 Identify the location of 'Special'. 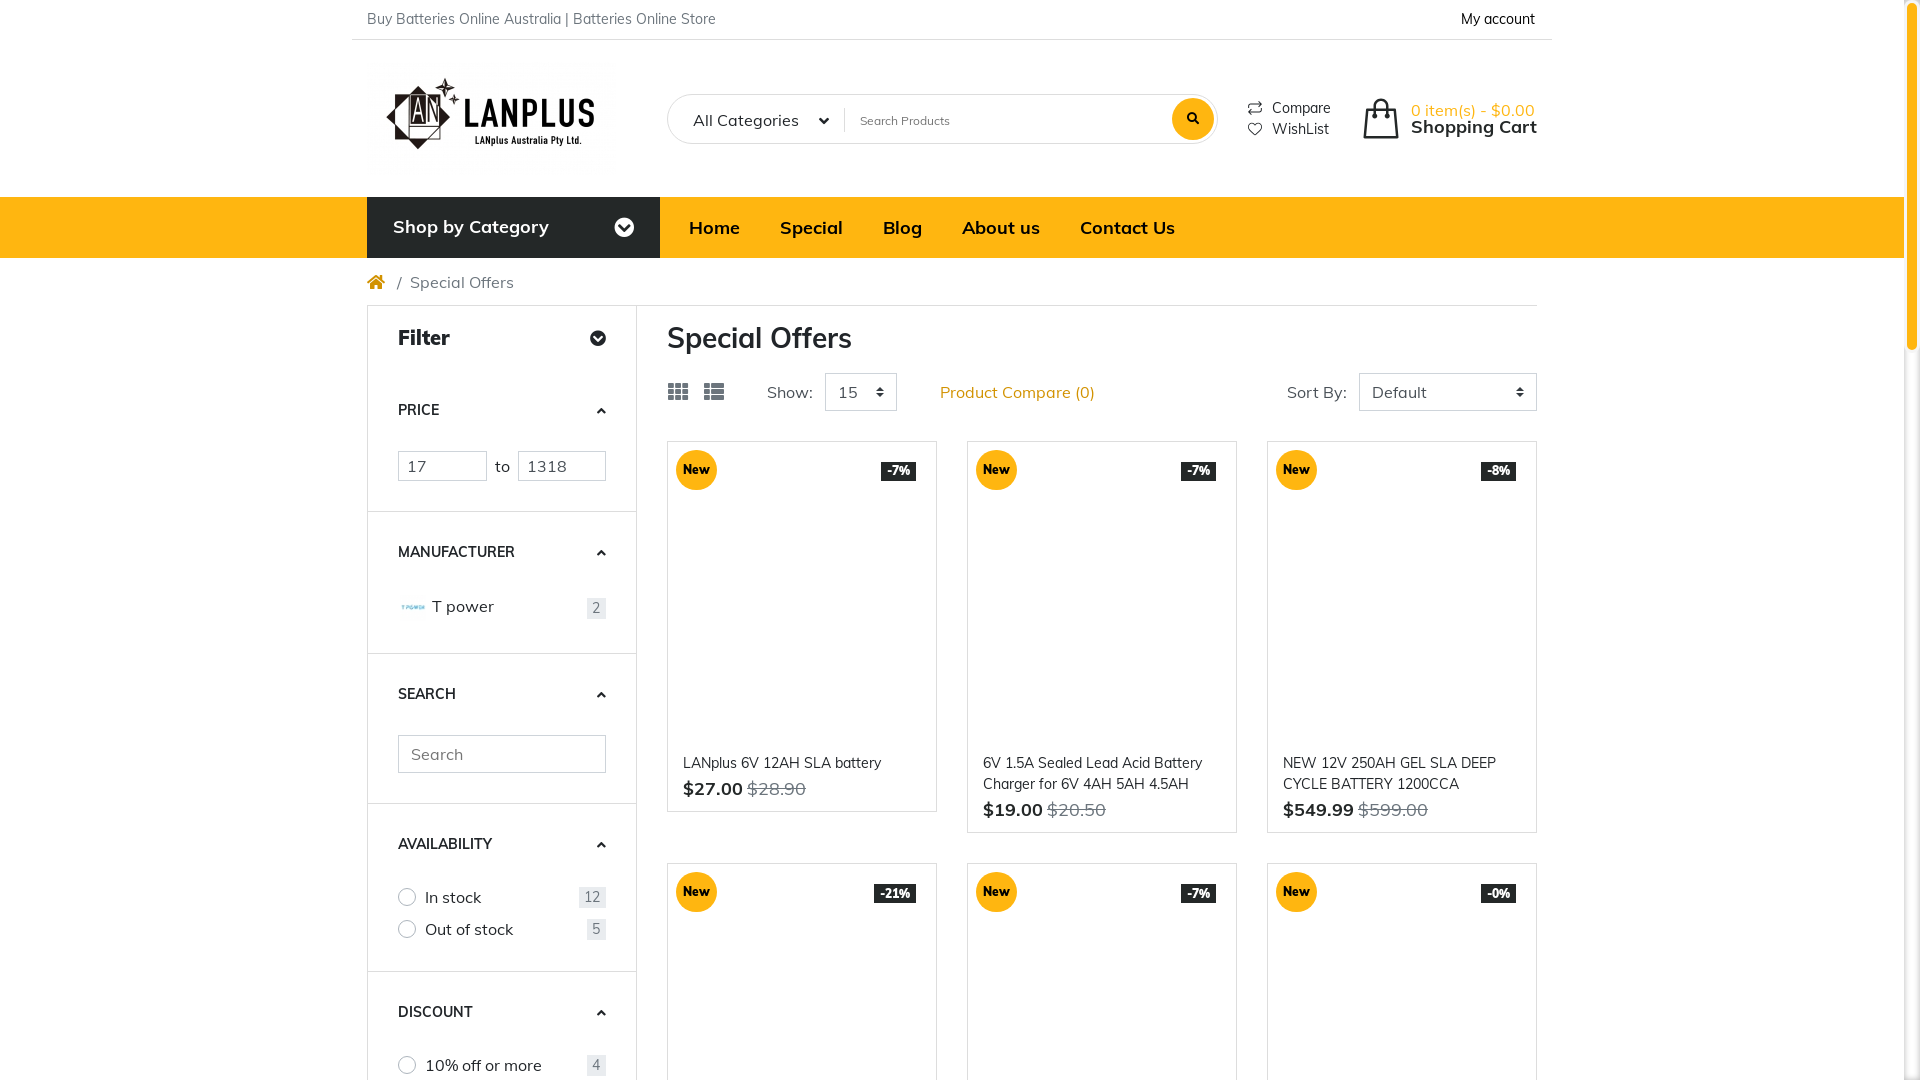
(758, 226).